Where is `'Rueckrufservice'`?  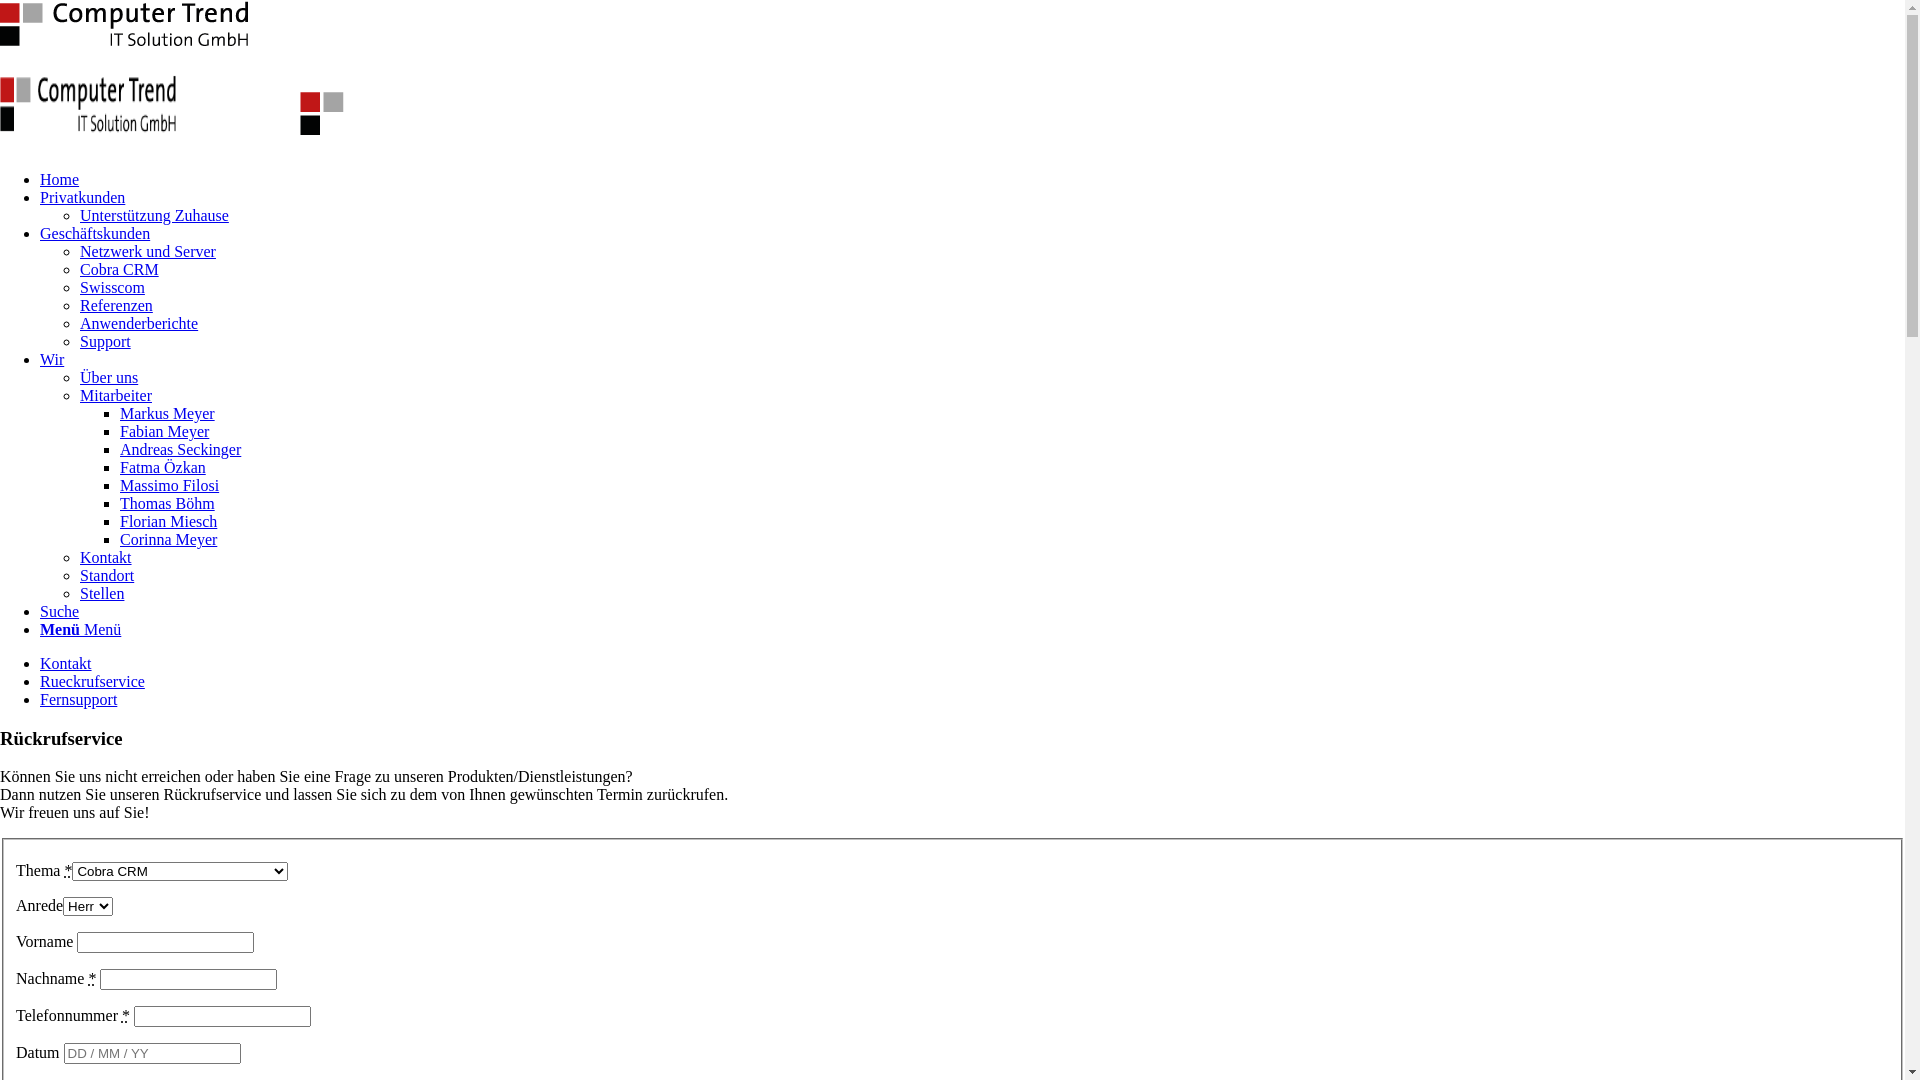 'Rueckrufservice' is located at coordinates (91, 680).